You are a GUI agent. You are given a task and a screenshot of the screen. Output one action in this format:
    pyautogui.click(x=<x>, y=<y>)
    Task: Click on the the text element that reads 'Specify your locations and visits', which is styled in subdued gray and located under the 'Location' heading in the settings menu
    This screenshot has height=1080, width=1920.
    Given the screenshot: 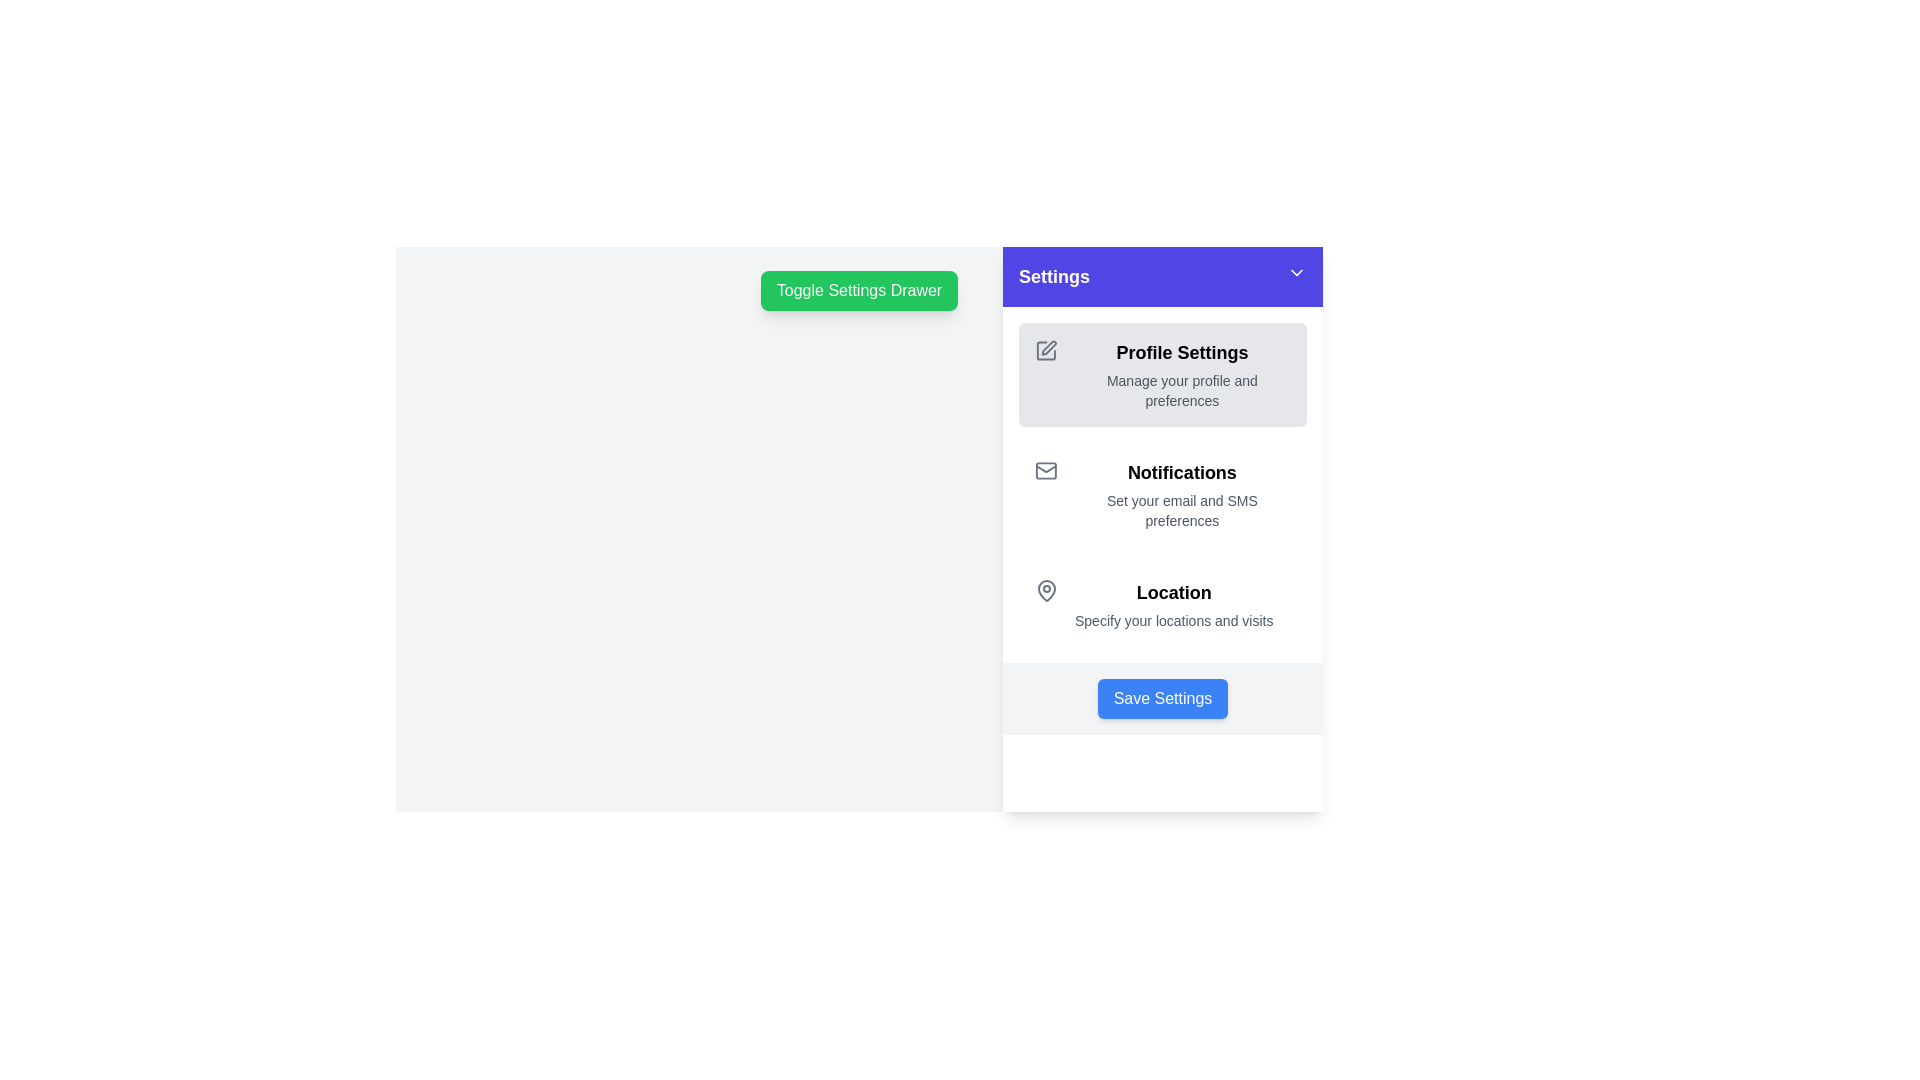 What is the action you would take?
    pyautogui.click(x=1174, y=620)
    